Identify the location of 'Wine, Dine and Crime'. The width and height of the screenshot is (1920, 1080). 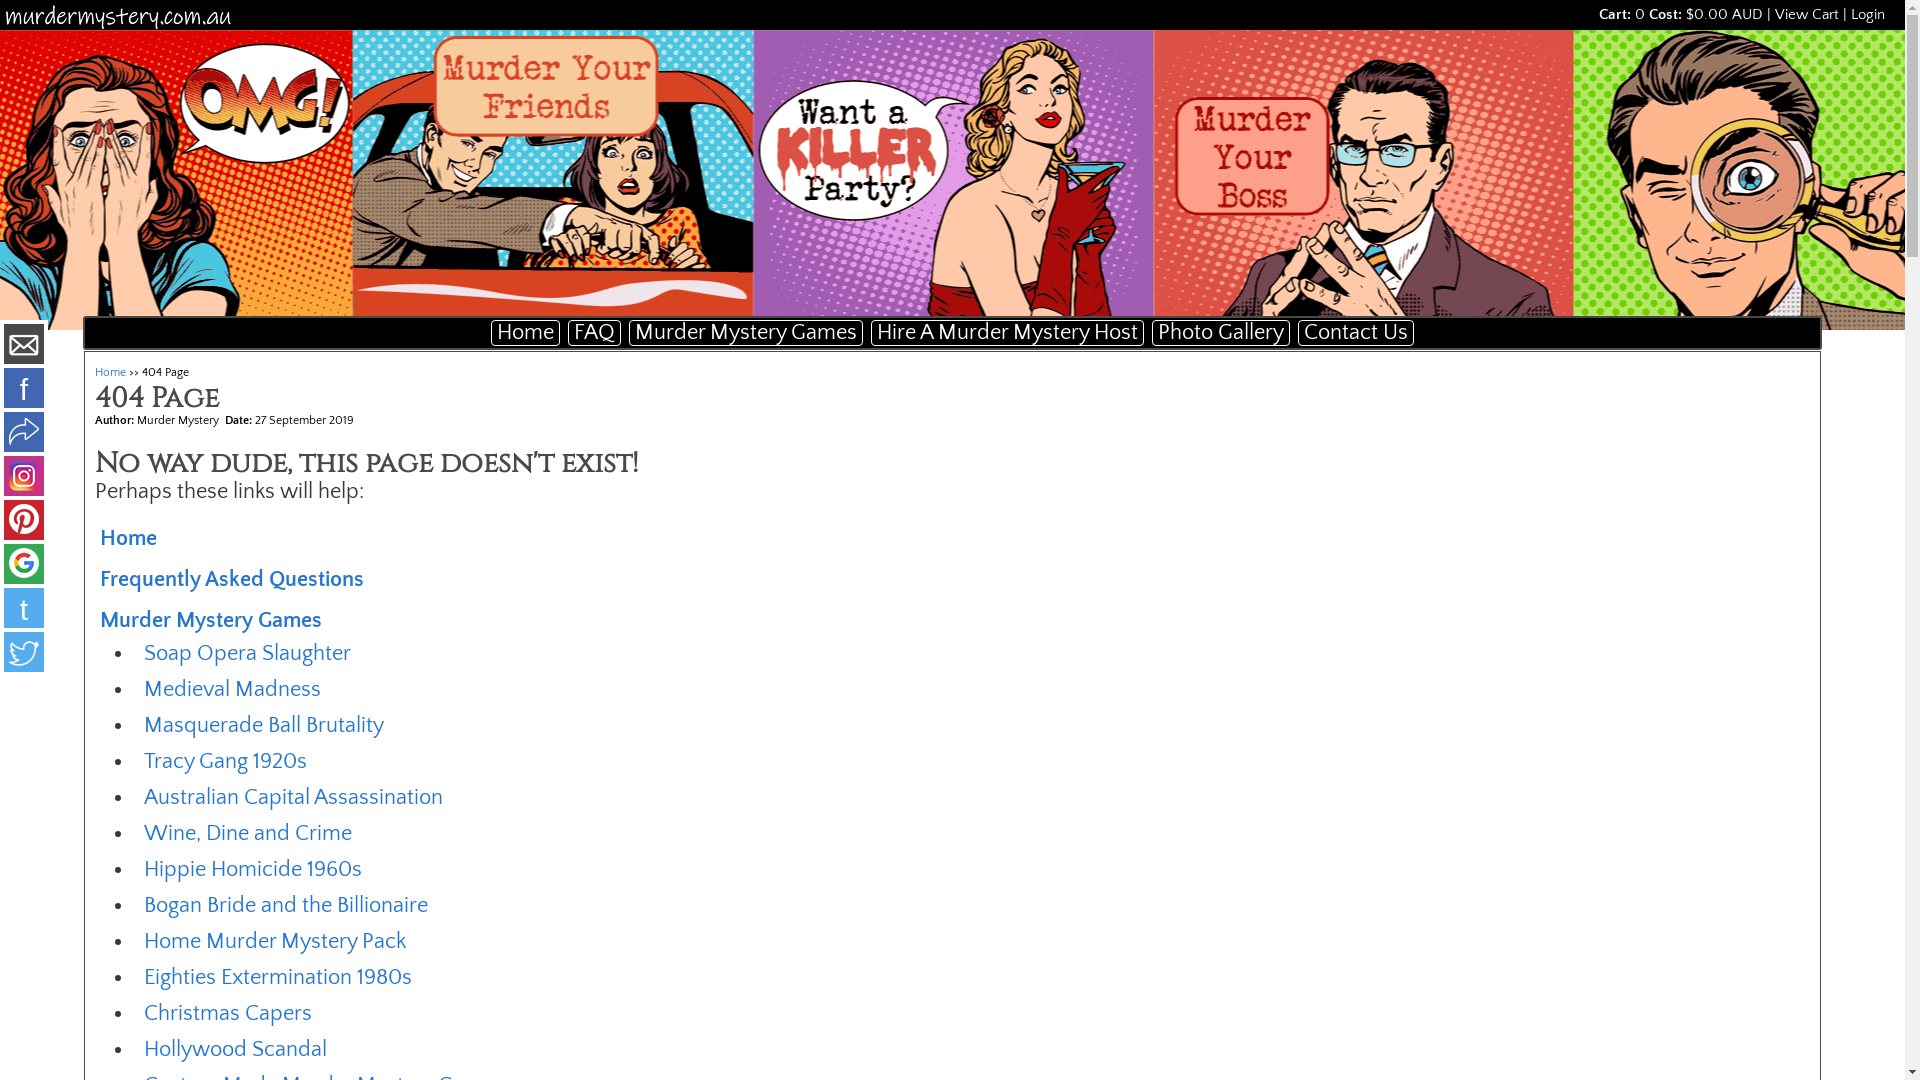
(247, 833).